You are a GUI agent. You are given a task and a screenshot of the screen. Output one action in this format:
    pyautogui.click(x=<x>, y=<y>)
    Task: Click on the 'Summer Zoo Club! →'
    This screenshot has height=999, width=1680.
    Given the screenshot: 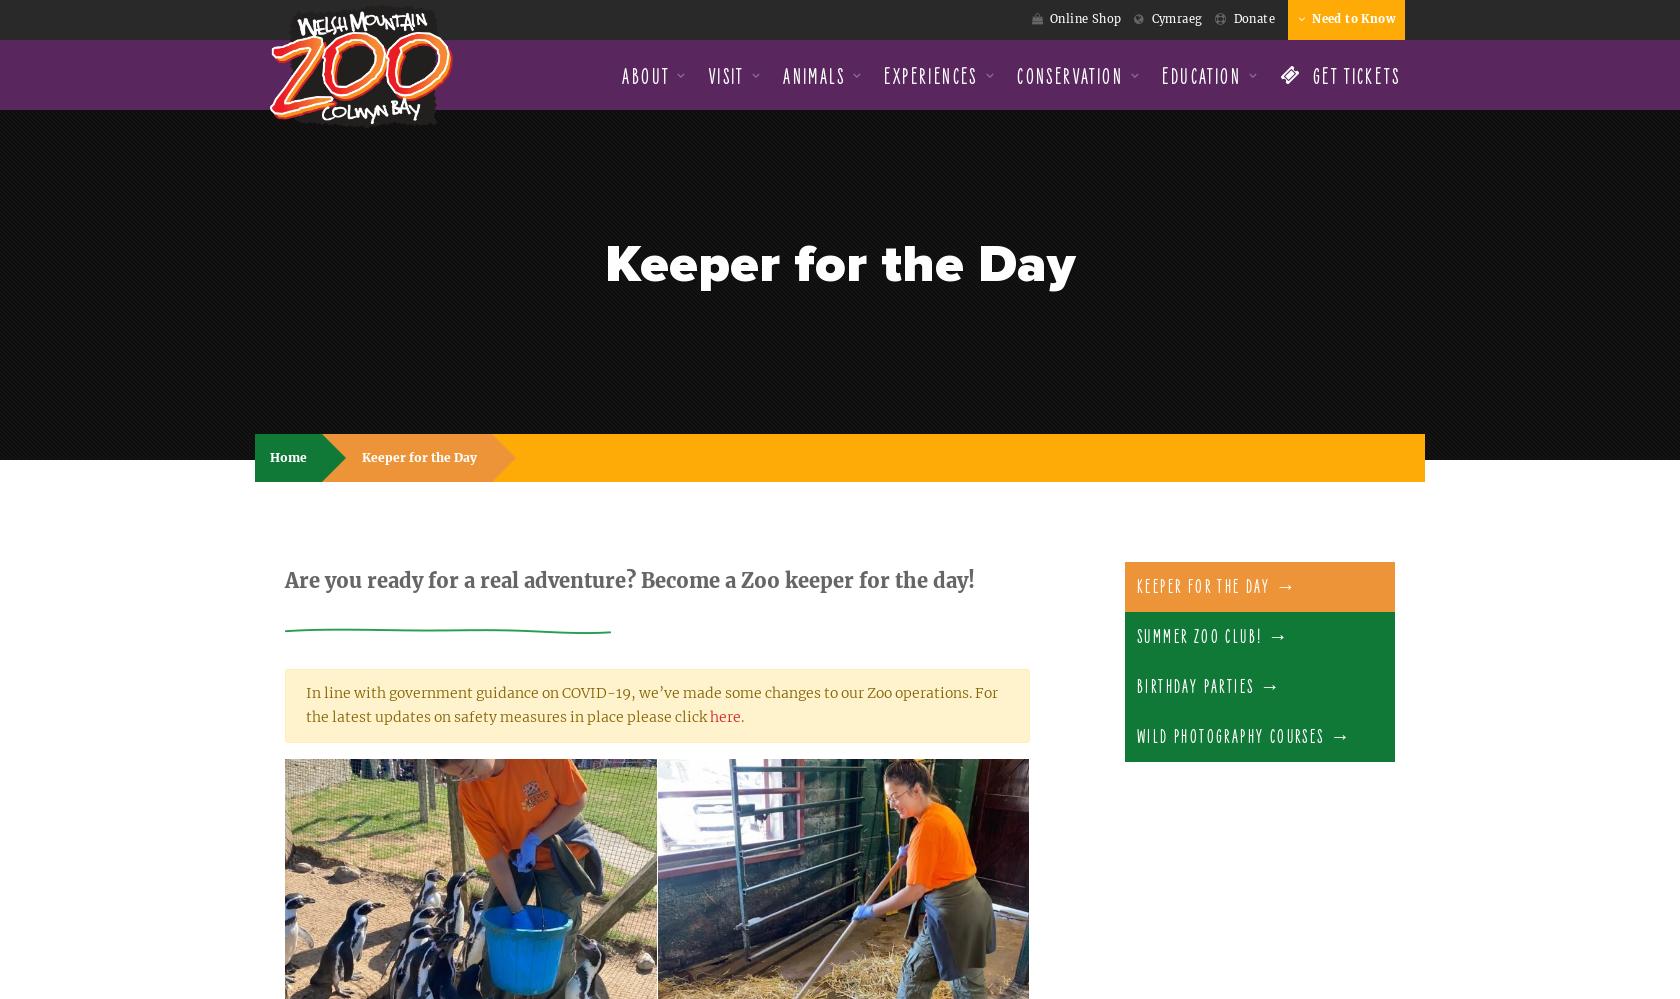 What is the action you would take?
    pyautogui.click(x=1213, y=635)
    